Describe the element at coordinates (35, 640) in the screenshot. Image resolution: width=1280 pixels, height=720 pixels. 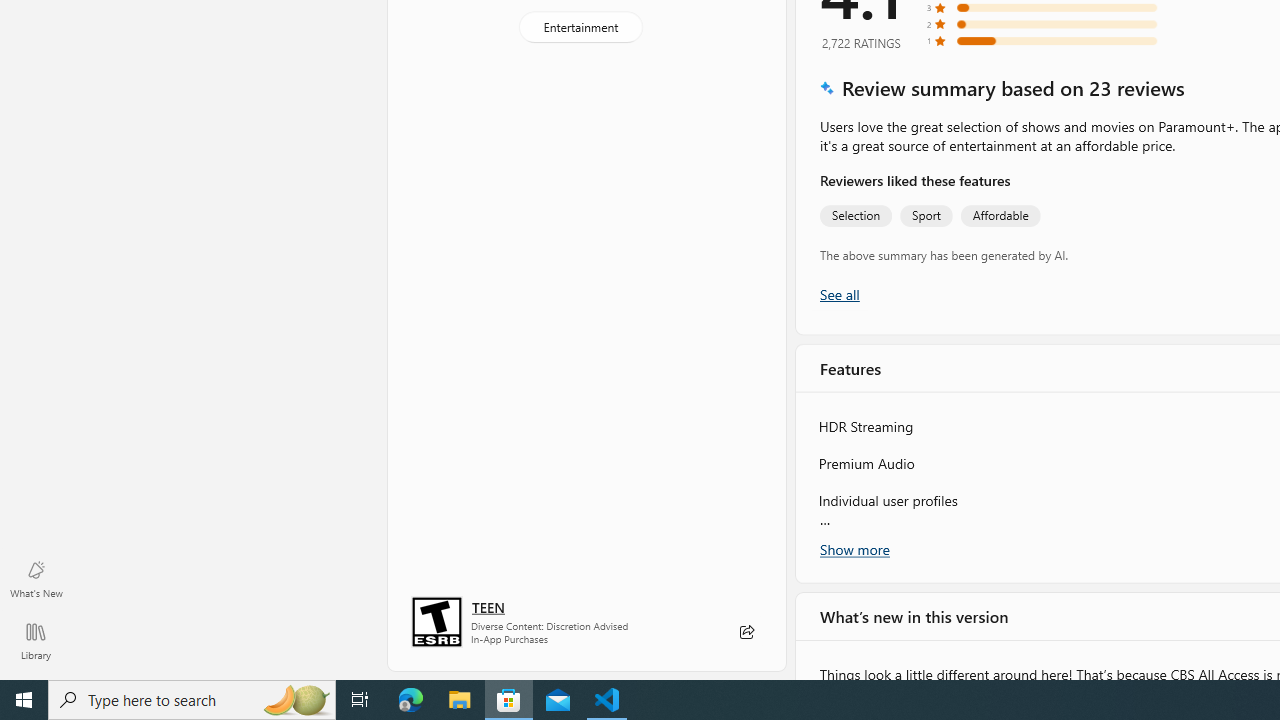
I see `'Library'` at that location.